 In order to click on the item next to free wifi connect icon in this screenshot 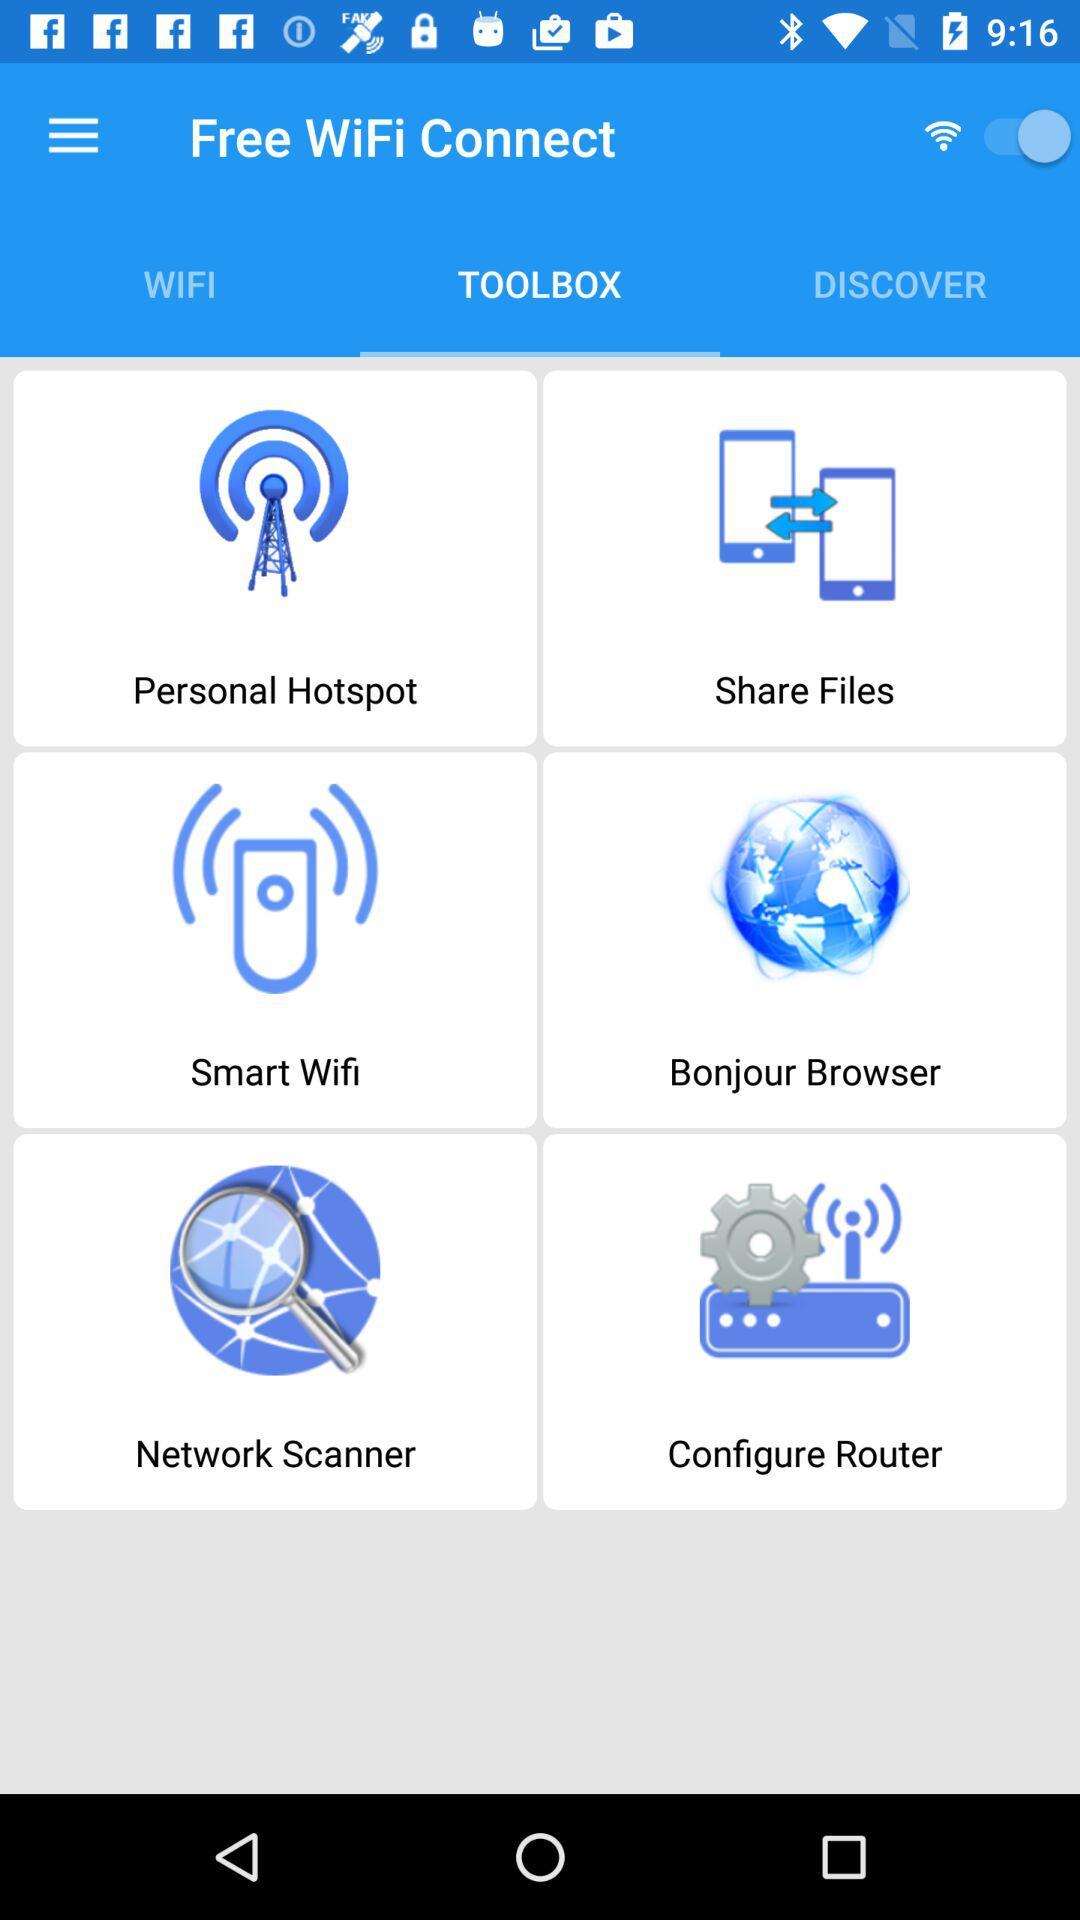, I will do `click(72, 135)`.